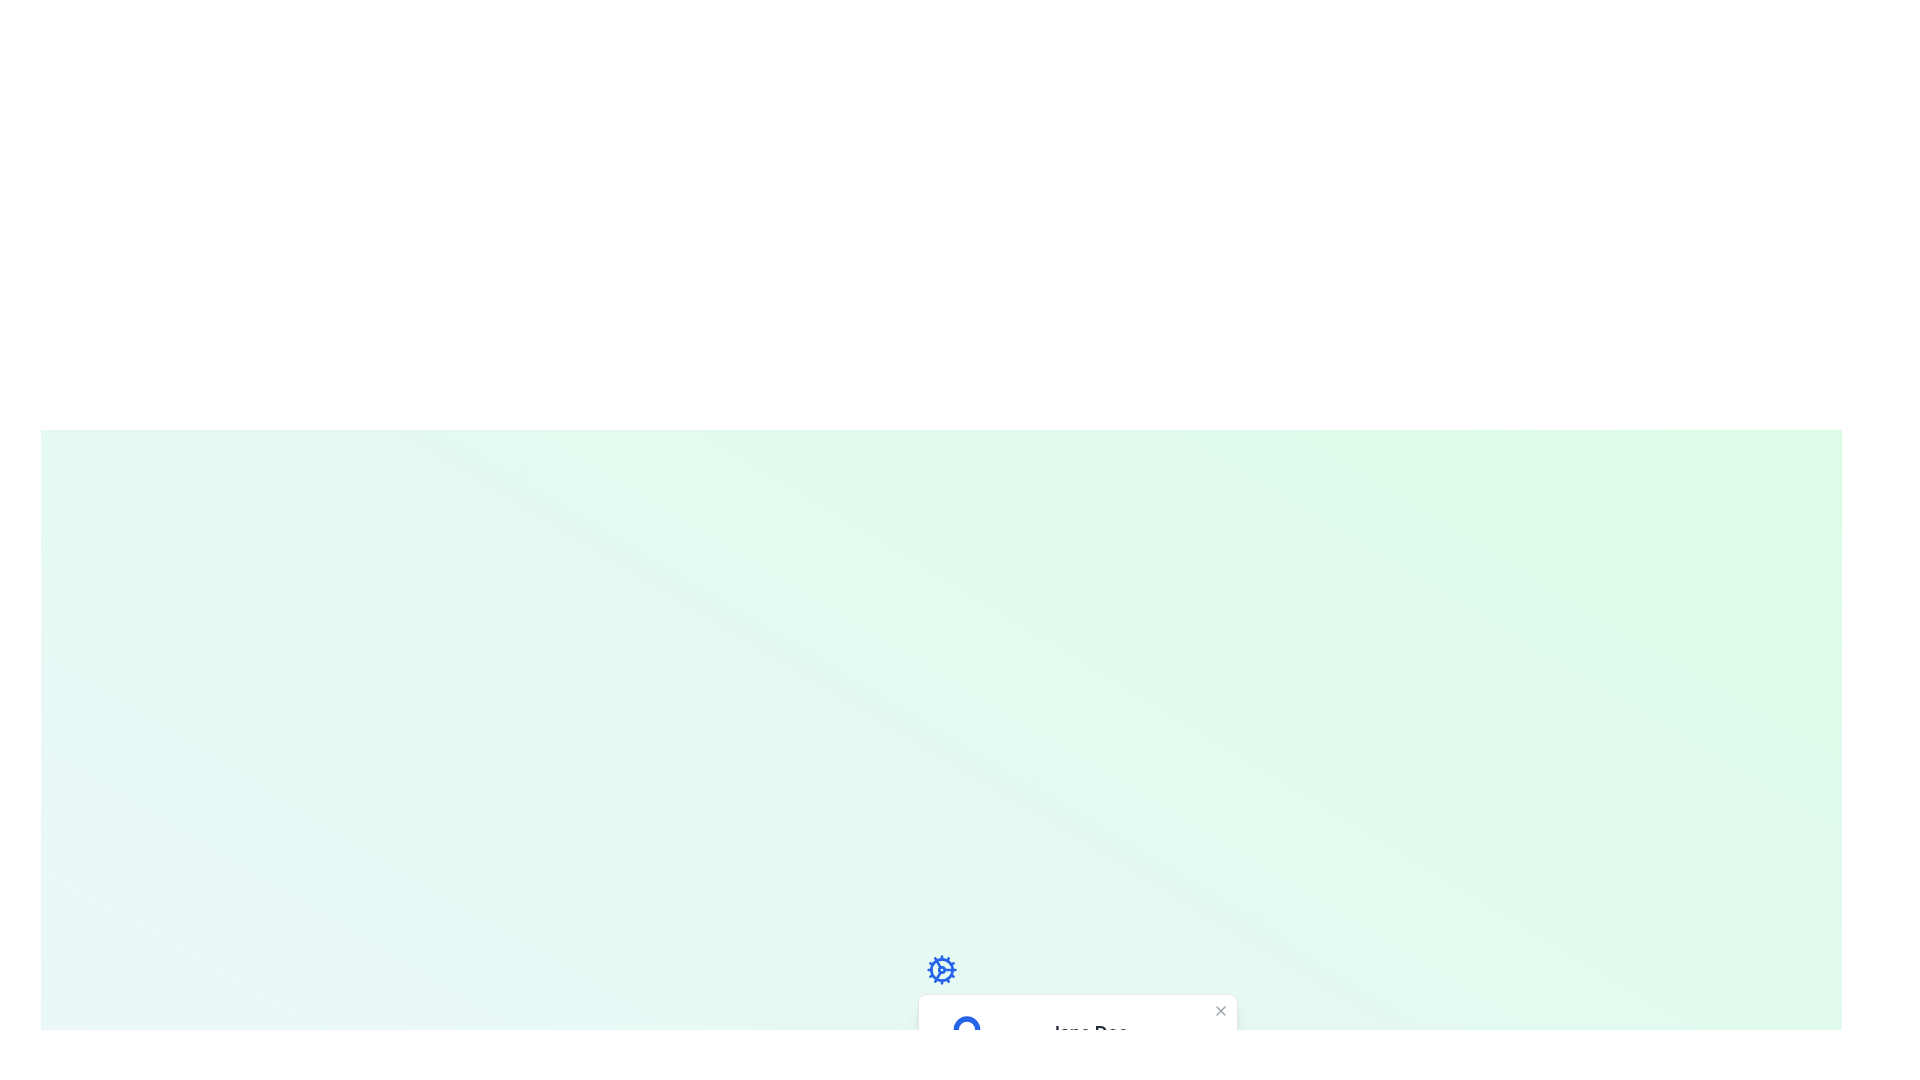  I want to click on the close button located in the upper-right corner of the user information panel, so click(1219, 1010).